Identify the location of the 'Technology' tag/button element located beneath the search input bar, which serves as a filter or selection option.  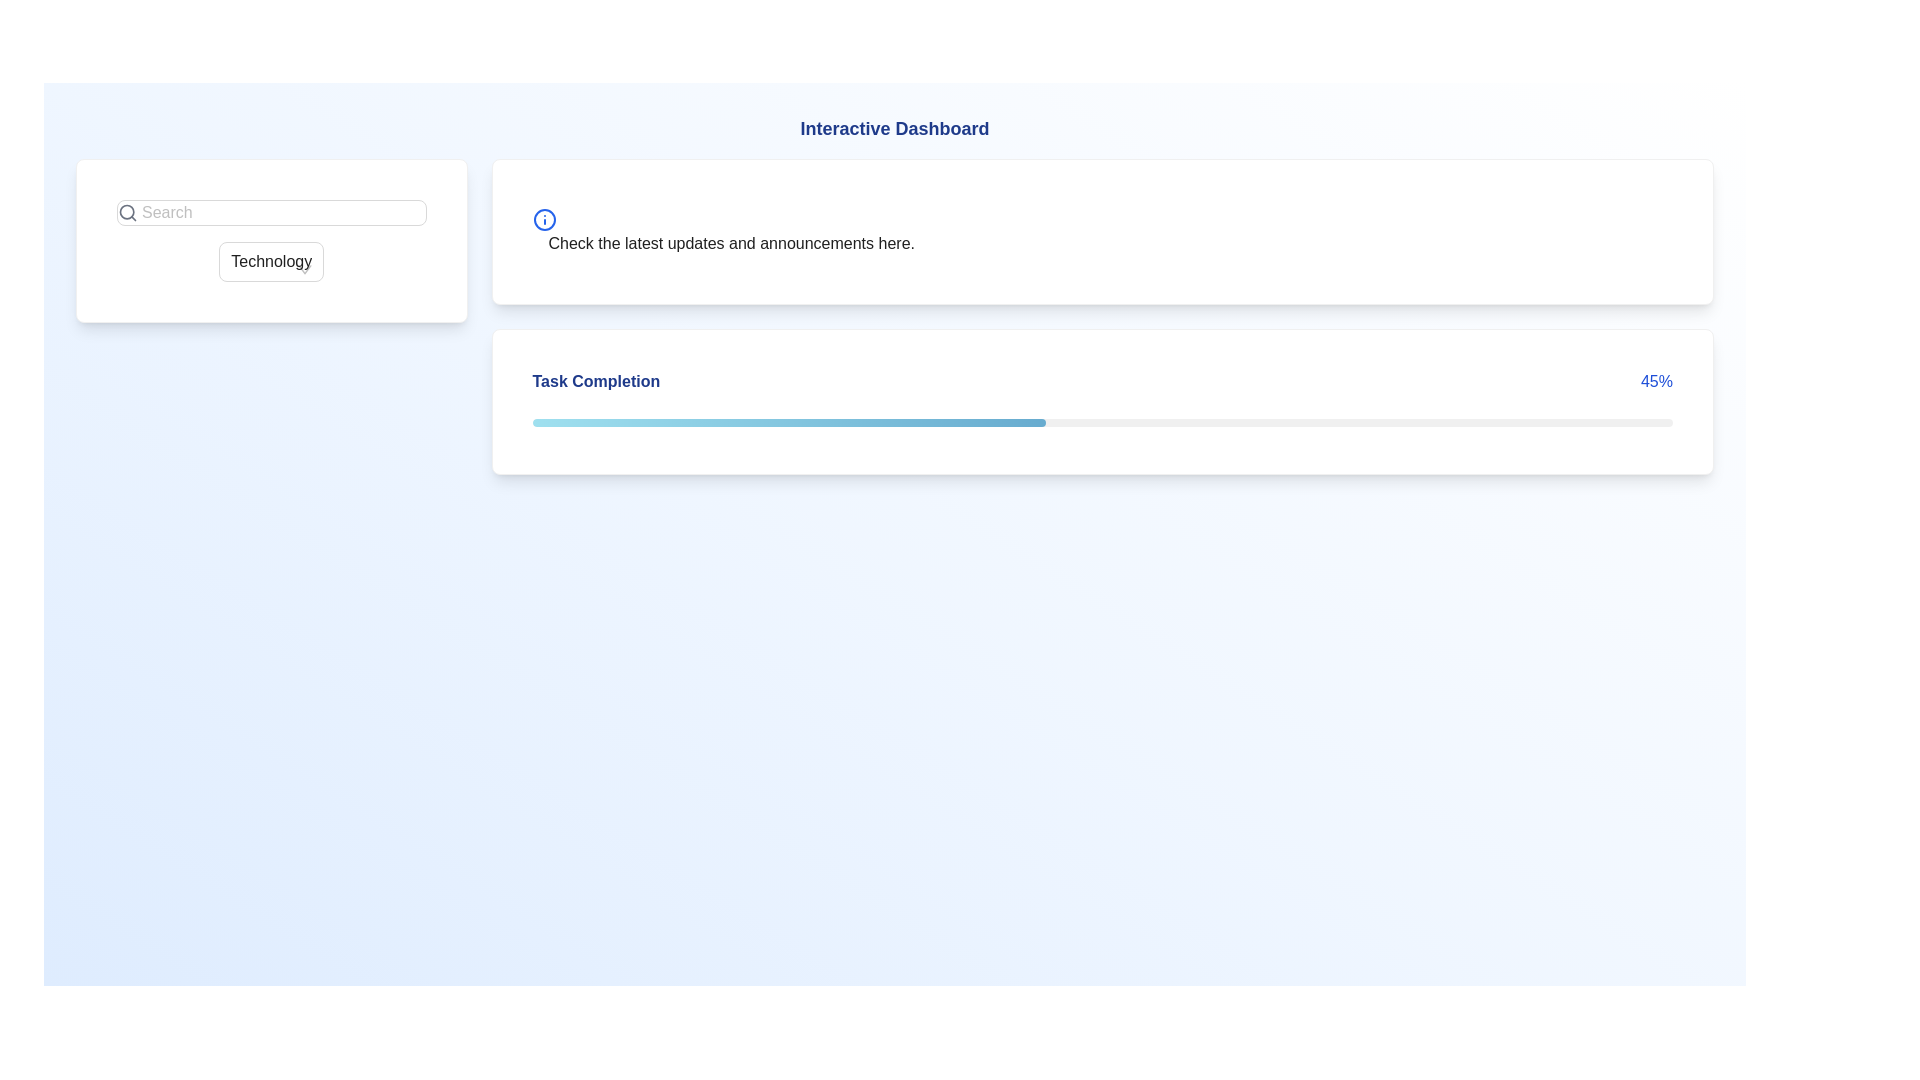
(270, 239).